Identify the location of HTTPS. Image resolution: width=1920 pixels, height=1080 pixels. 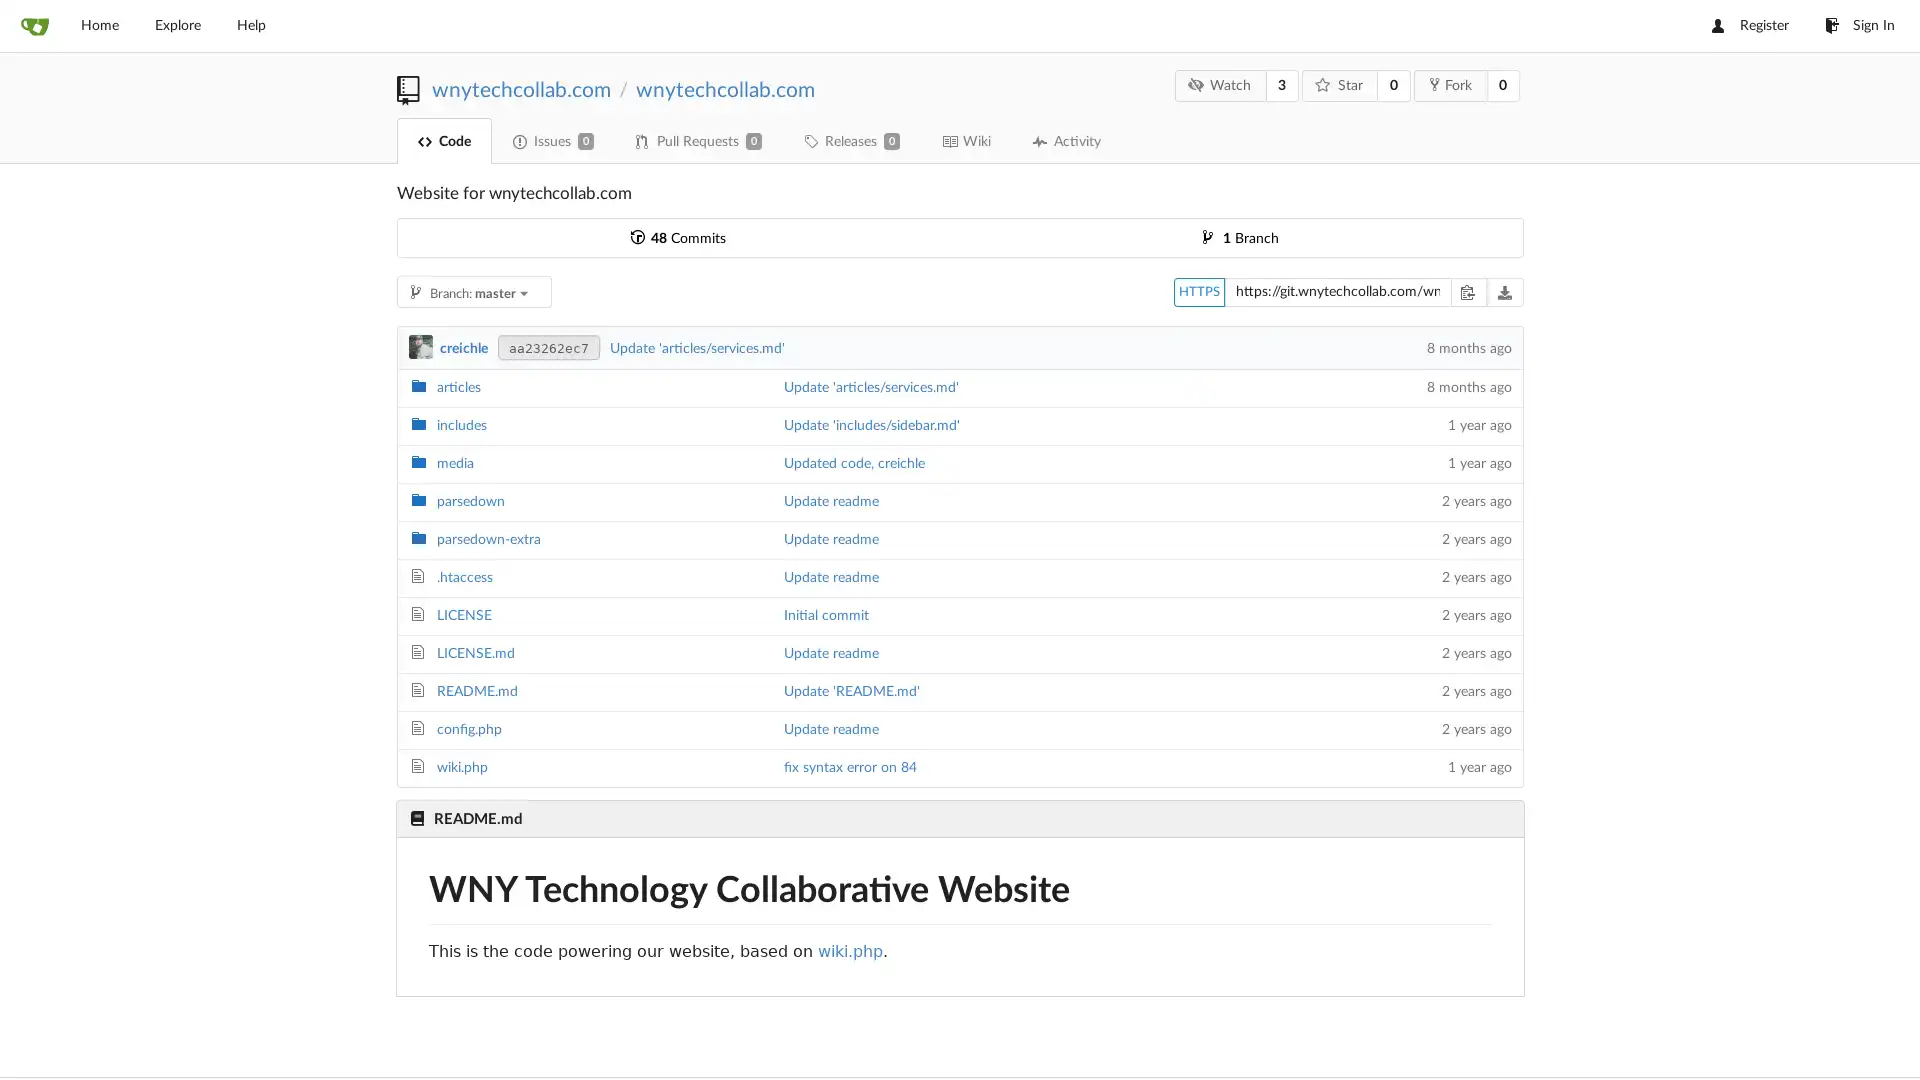
(1198, 291).